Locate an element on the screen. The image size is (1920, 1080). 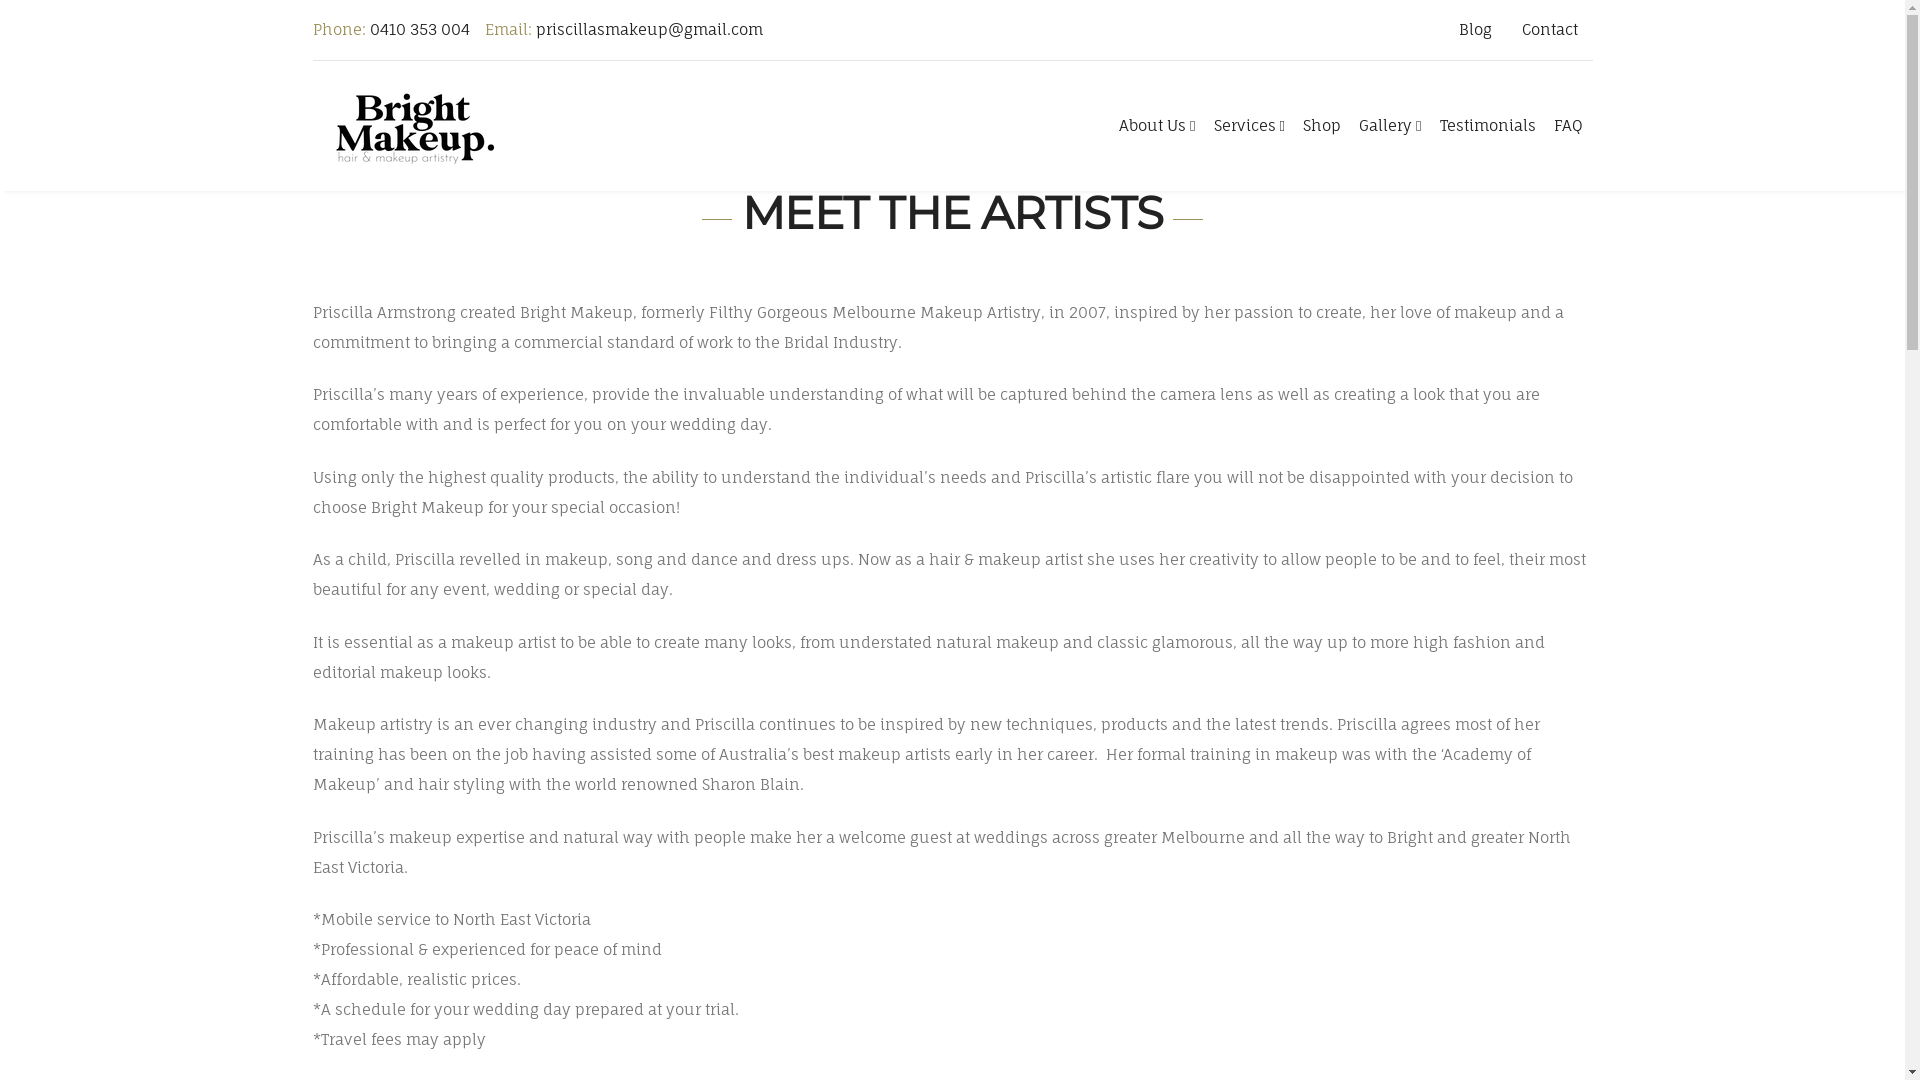
'priscillasmakeup@gmail.com' is located at coordinates (649, 29).